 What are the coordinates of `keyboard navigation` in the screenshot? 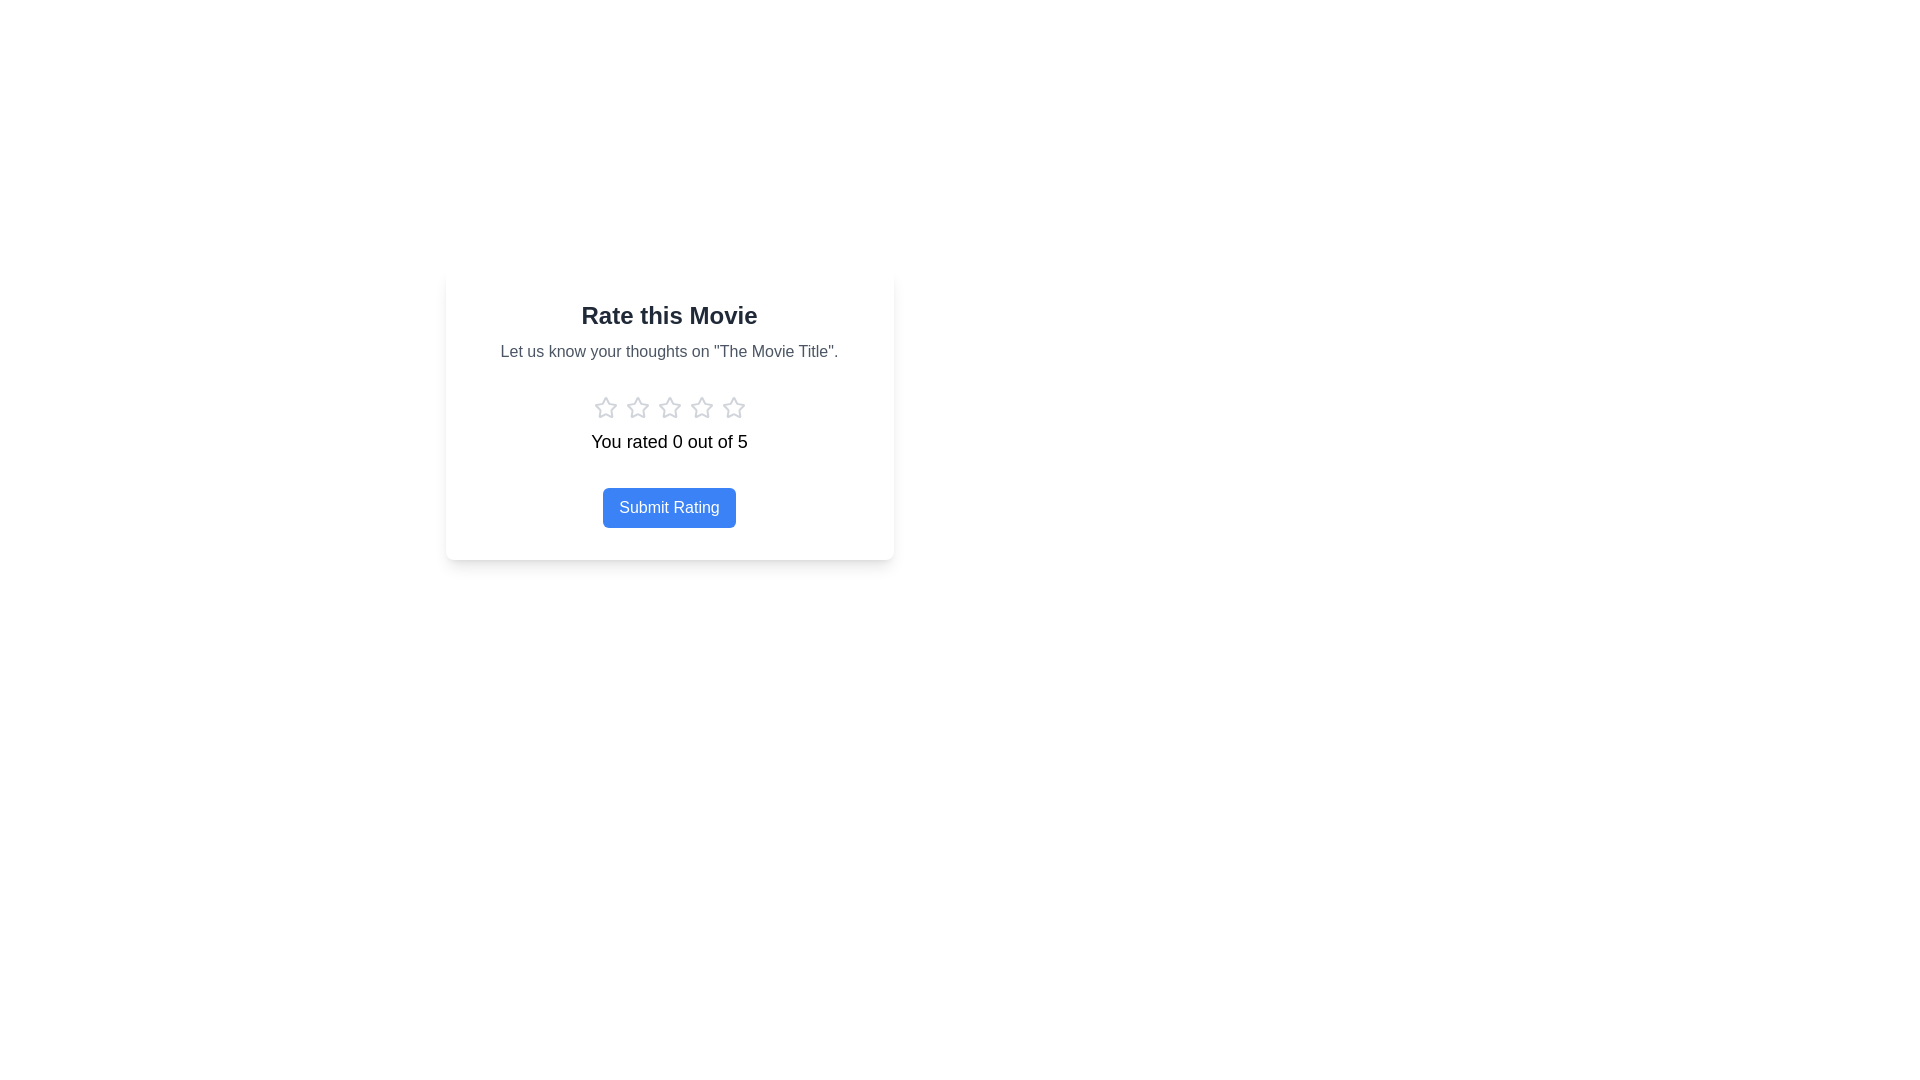 It's located at (669, 507).